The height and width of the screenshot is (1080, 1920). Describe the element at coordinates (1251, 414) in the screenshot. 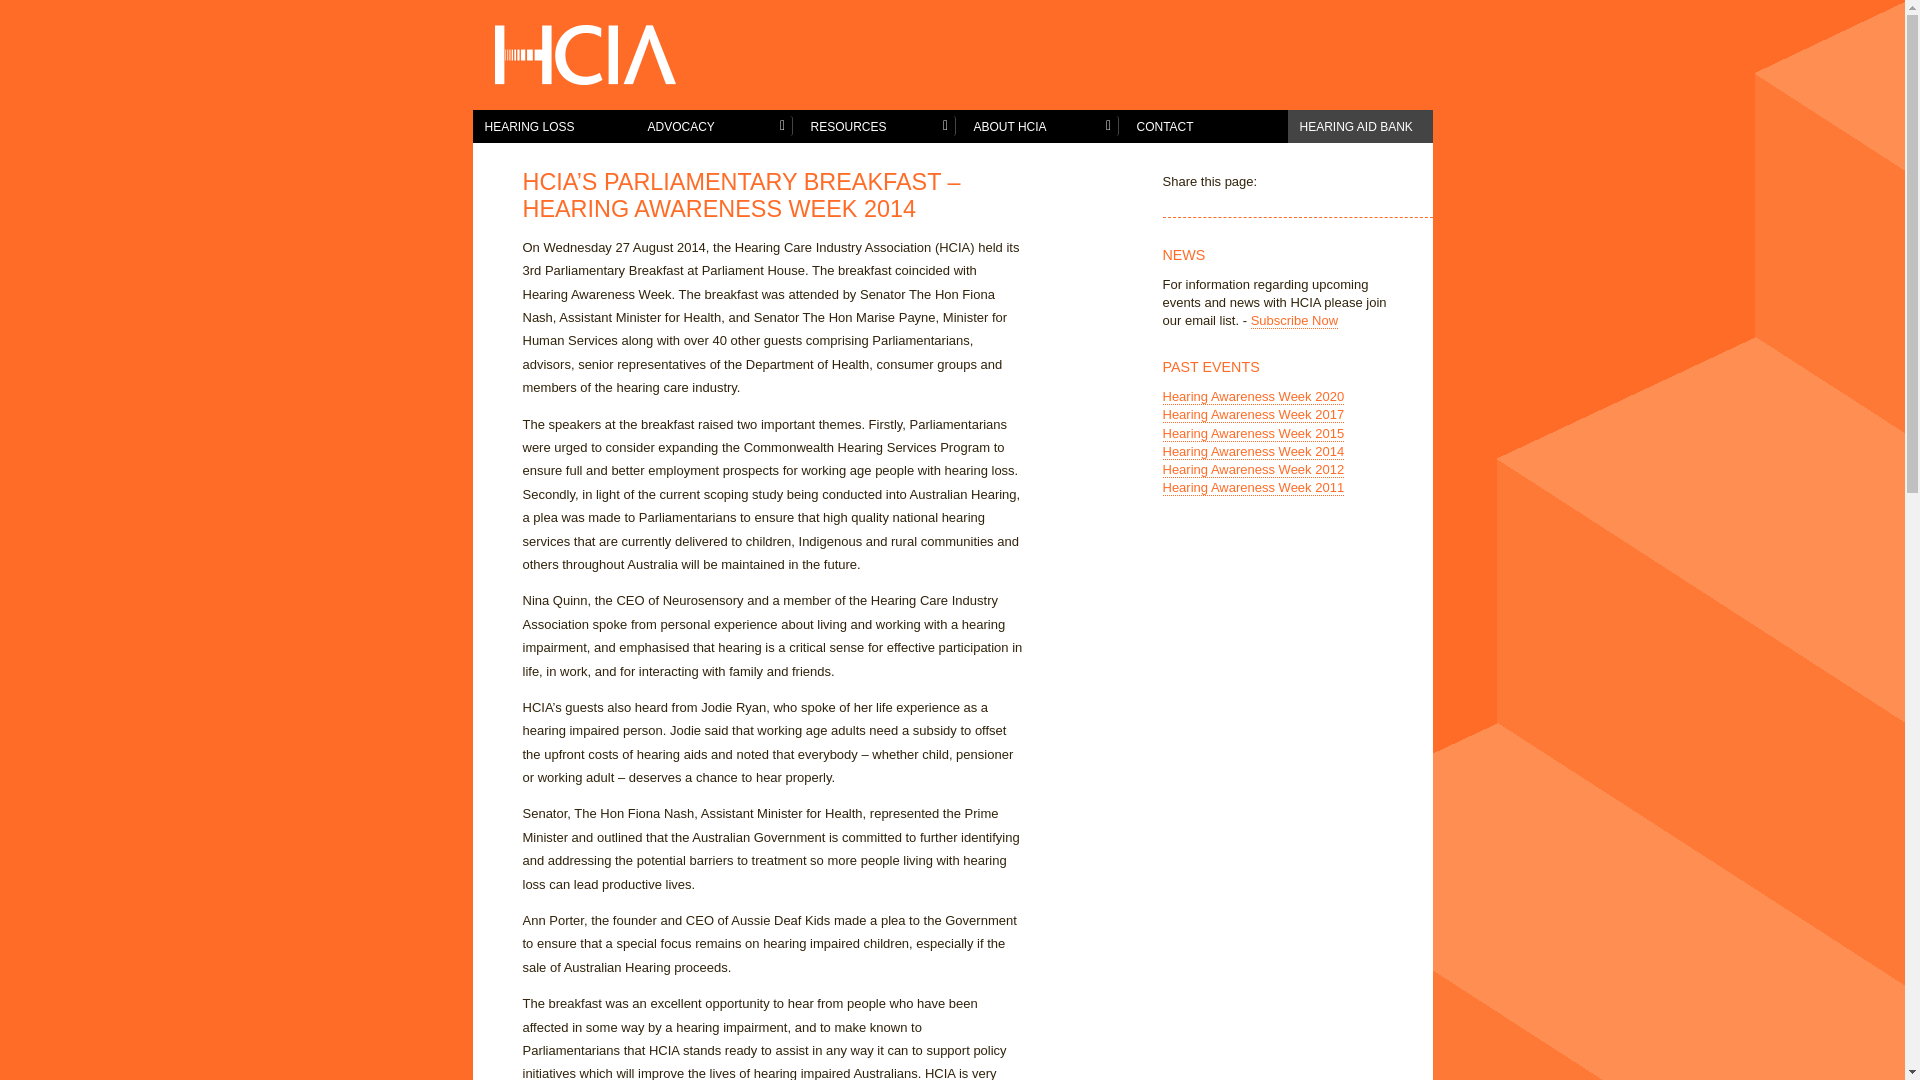

I see `'Hearing Awareness Week 2017'` at that location.